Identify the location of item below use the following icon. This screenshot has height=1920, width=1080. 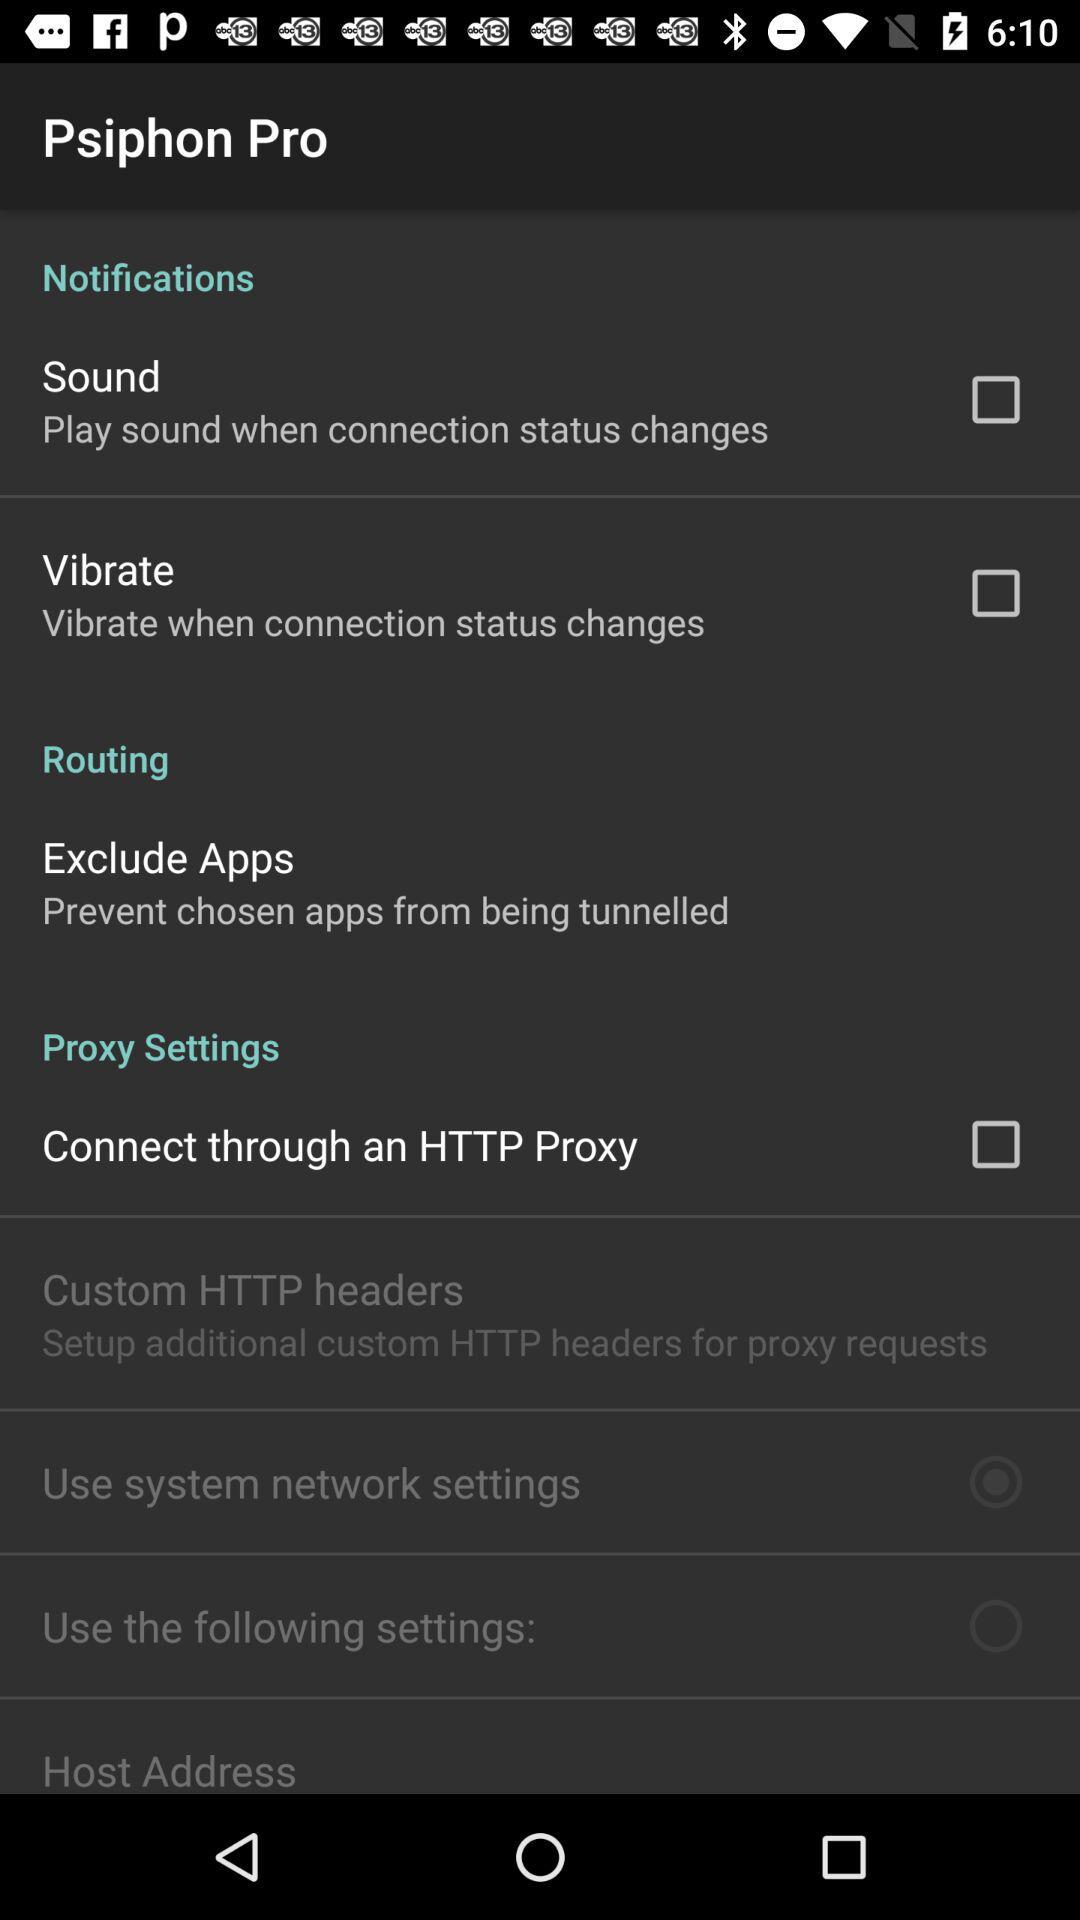
(168, 1767).